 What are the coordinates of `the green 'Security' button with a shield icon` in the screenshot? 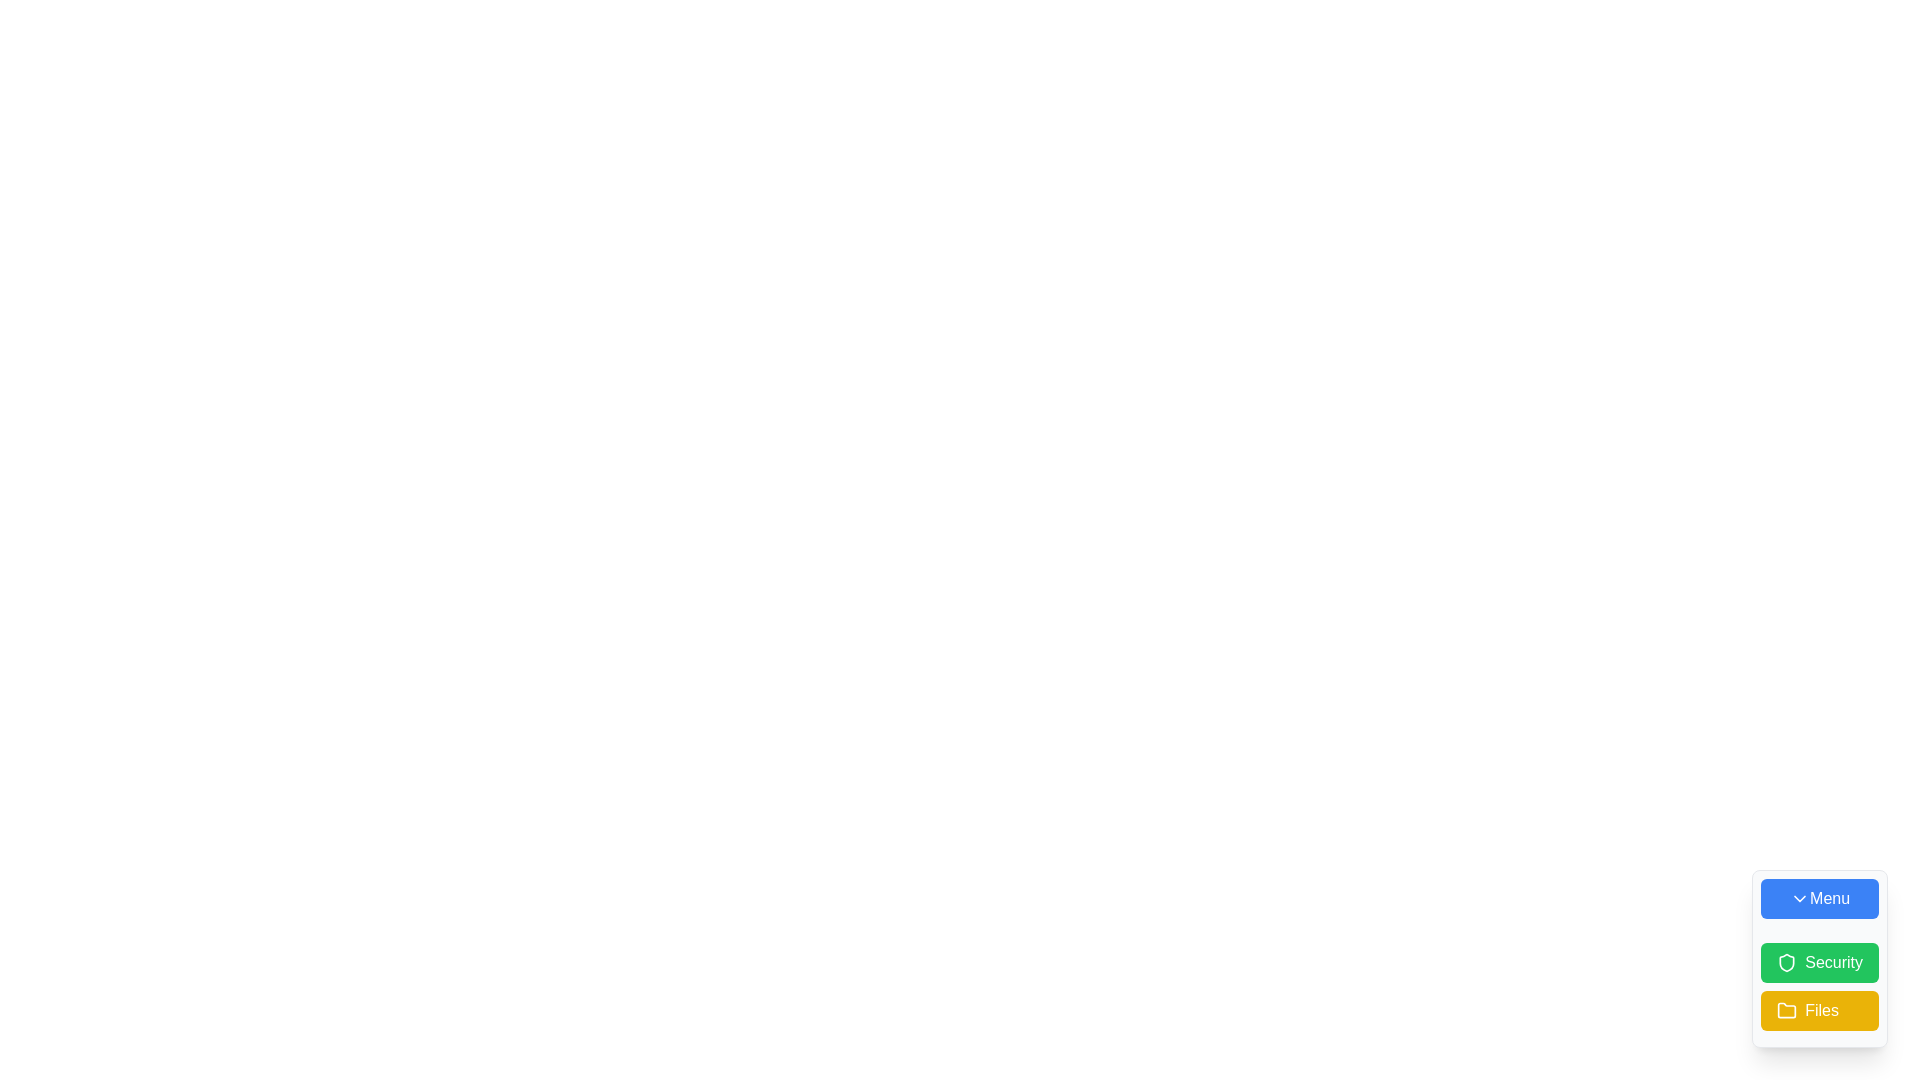 It's located at (1819, 962).